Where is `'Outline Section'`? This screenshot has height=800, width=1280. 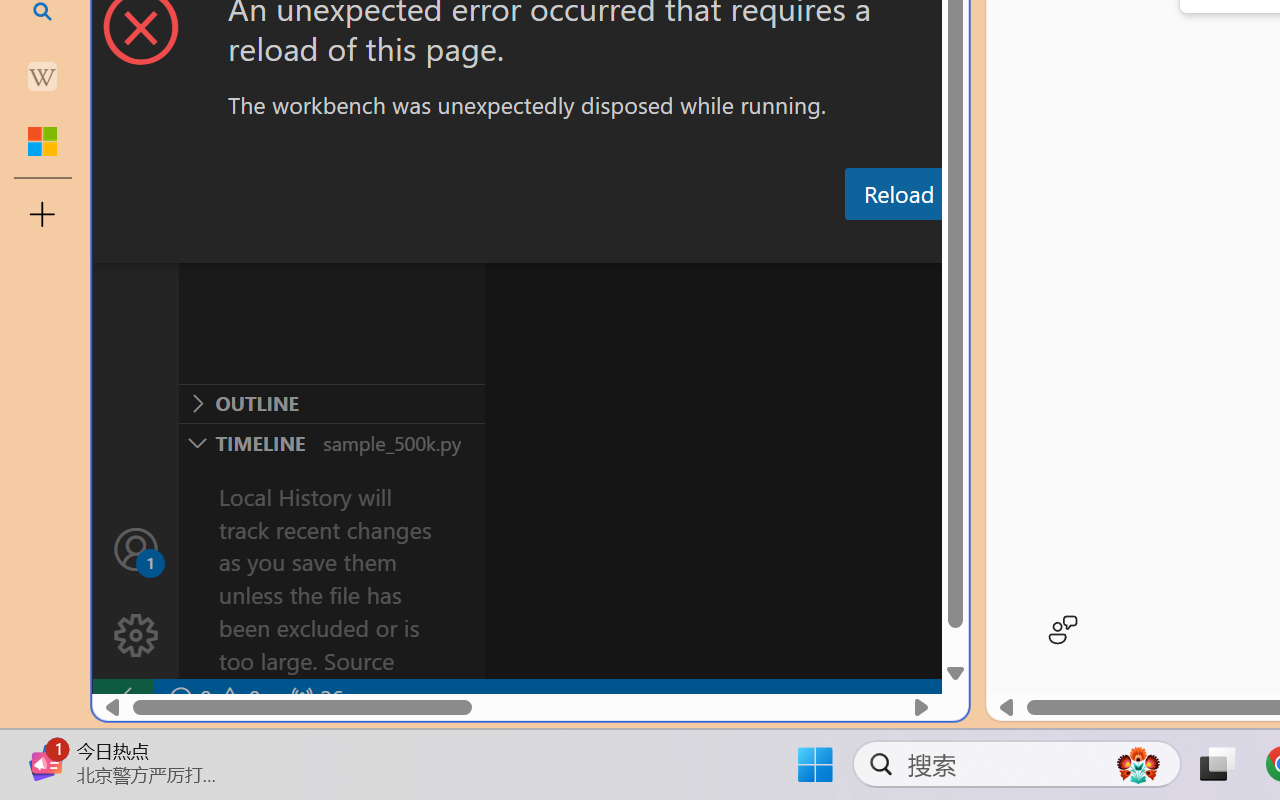
'Outline Section' is located at coordinates (331, 403).